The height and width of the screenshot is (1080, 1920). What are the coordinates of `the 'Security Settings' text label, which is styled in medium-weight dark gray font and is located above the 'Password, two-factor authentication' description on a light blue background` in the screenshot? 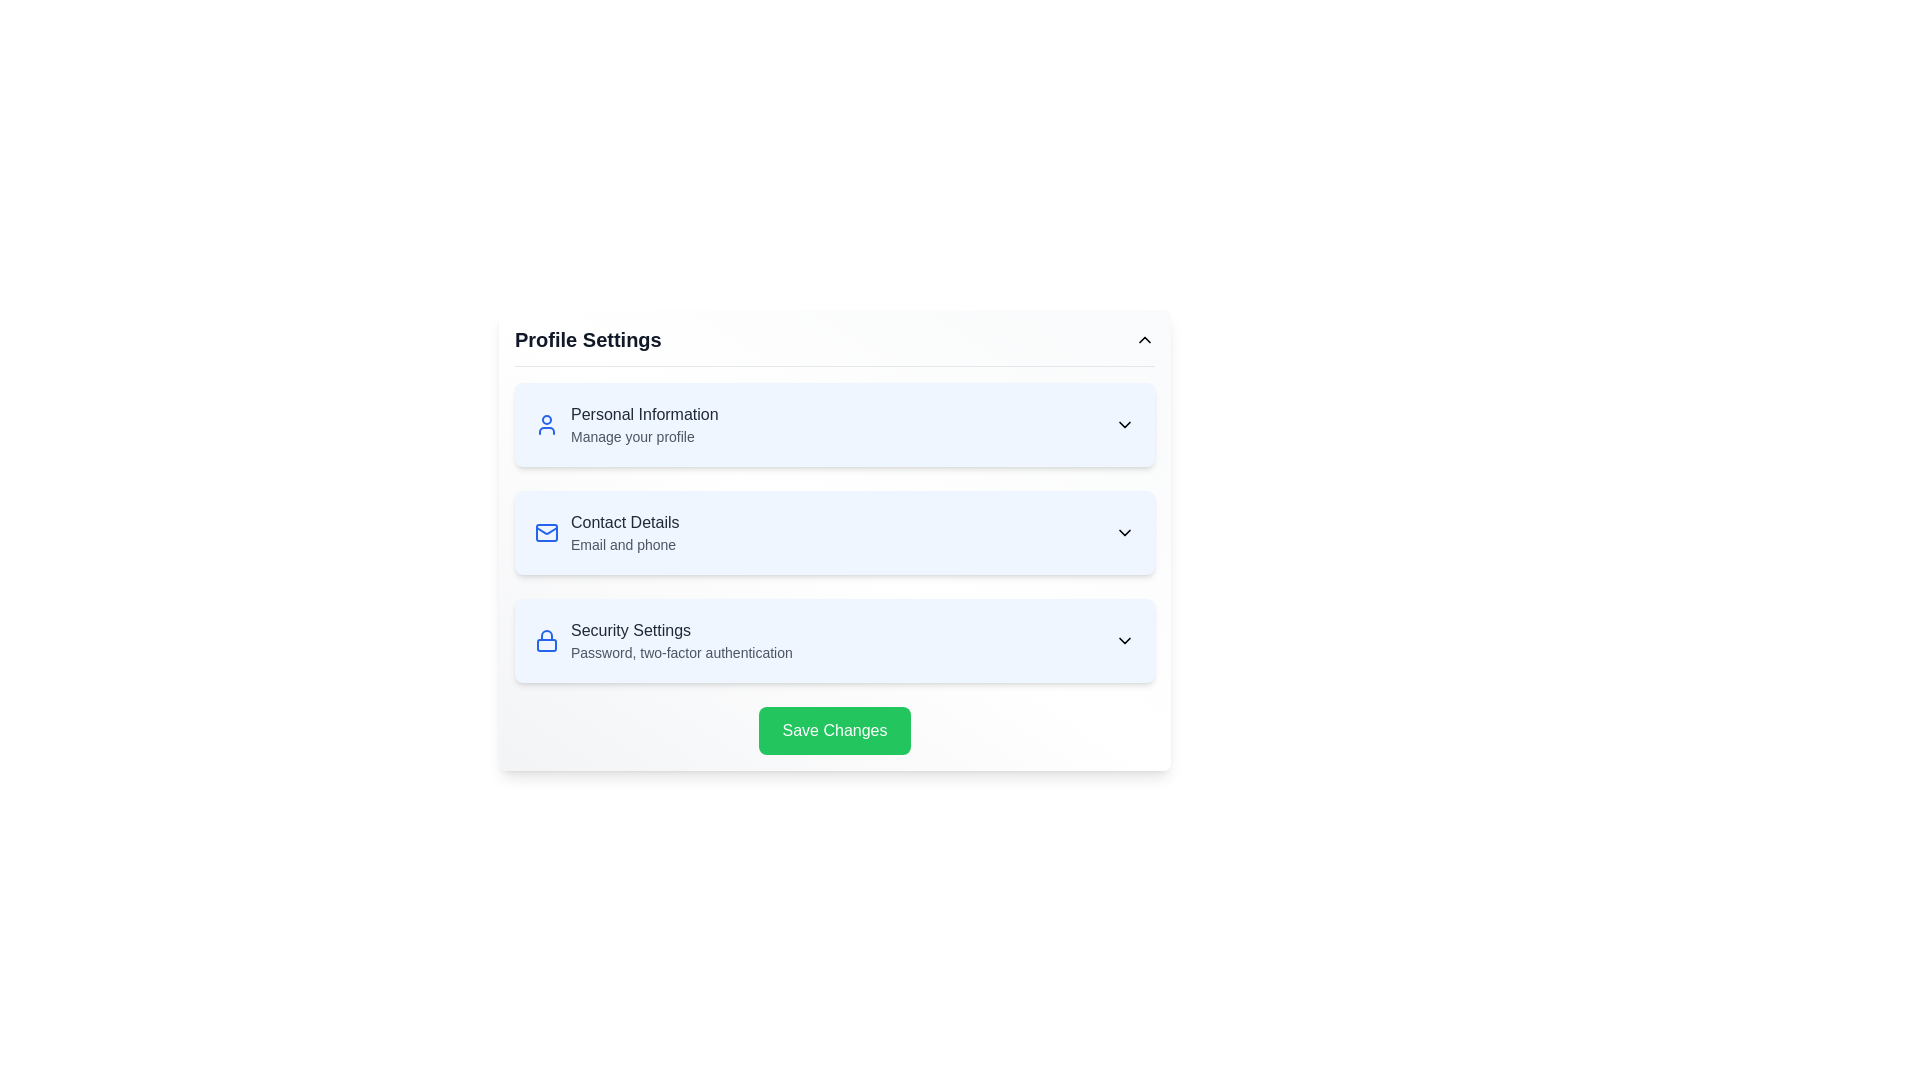 It's located at (681, 631).